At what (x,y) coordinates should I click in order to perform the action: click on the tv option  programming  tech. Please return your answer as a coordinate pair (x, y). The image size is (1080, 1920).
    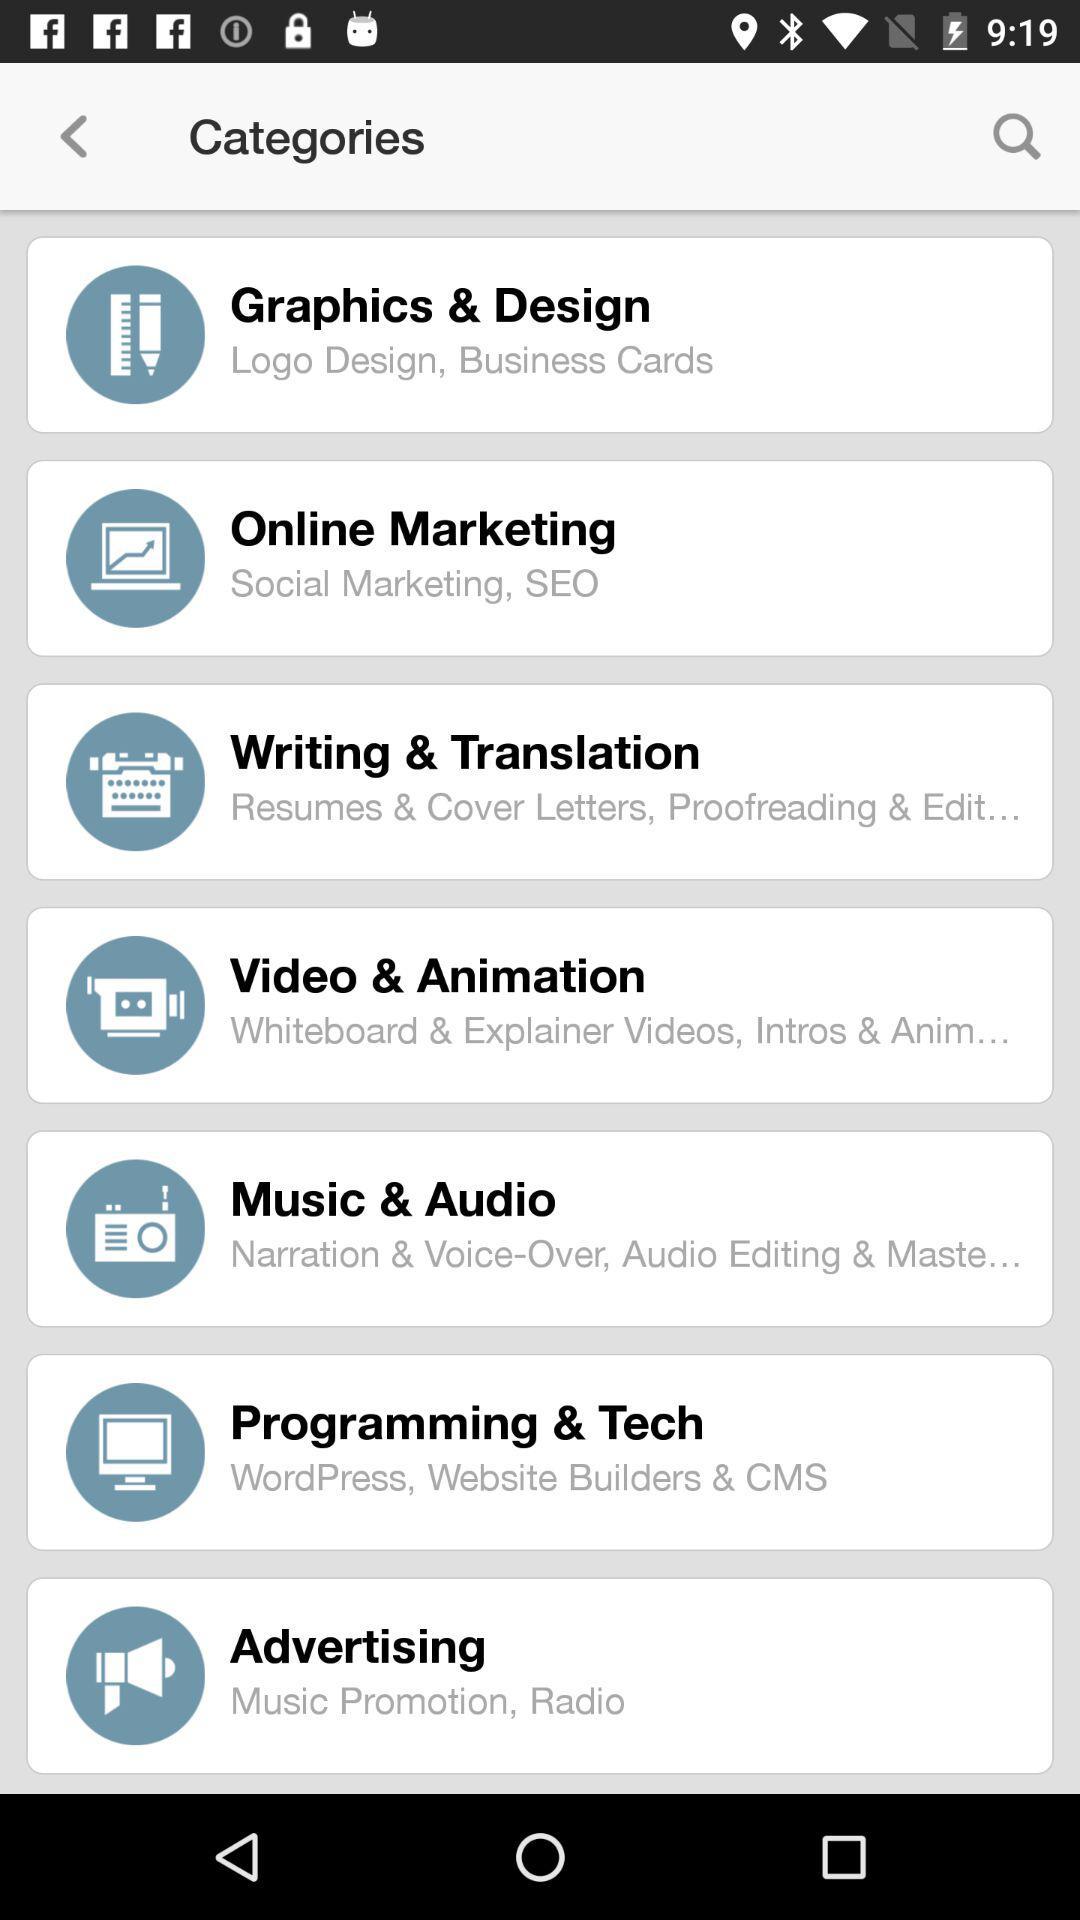
    Looking at the image, I should click on (135, 1452).